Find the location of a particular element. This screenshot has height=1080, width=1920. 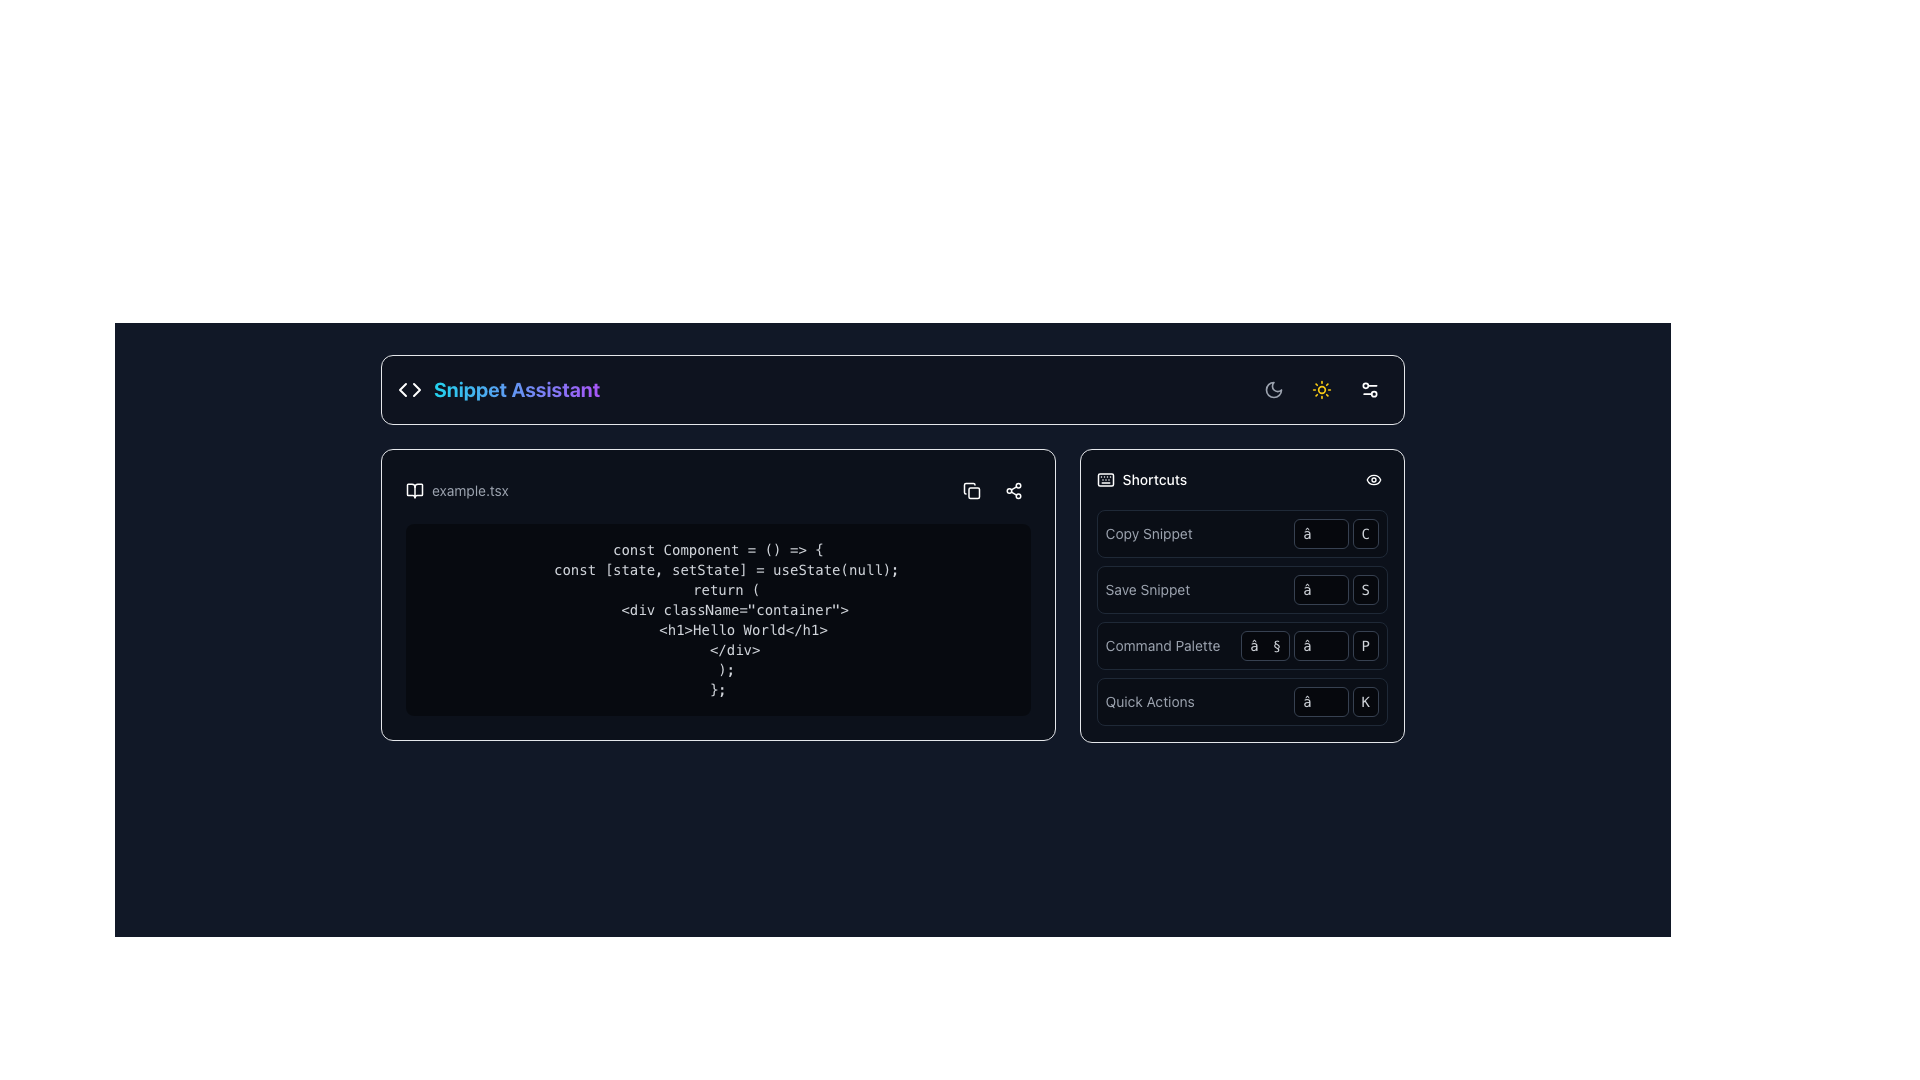

the icon located at the top-right section of the interface is located at coordinates (1321, 389).